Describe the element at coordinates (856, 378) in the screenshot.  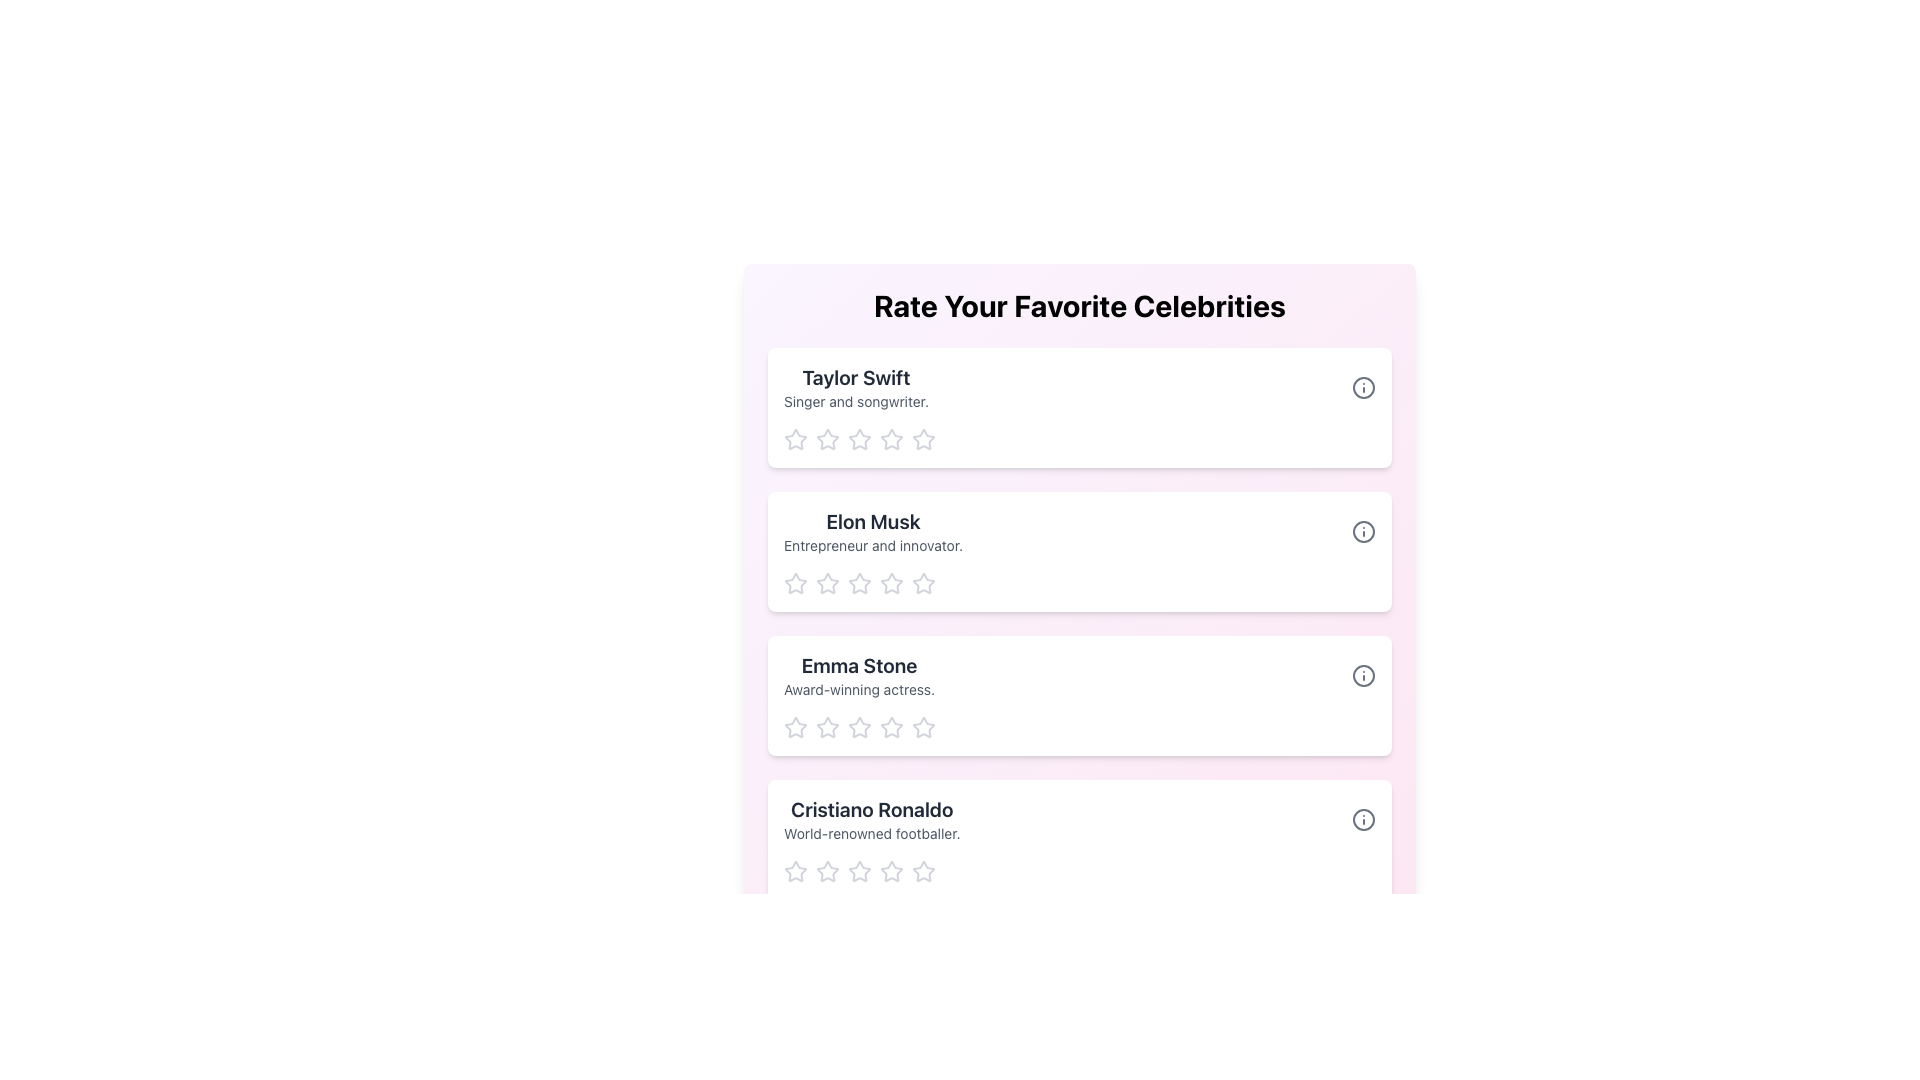
I see `the text label that serves as the title or name identifier for a profile card, positioned at the top of the card` at that location.